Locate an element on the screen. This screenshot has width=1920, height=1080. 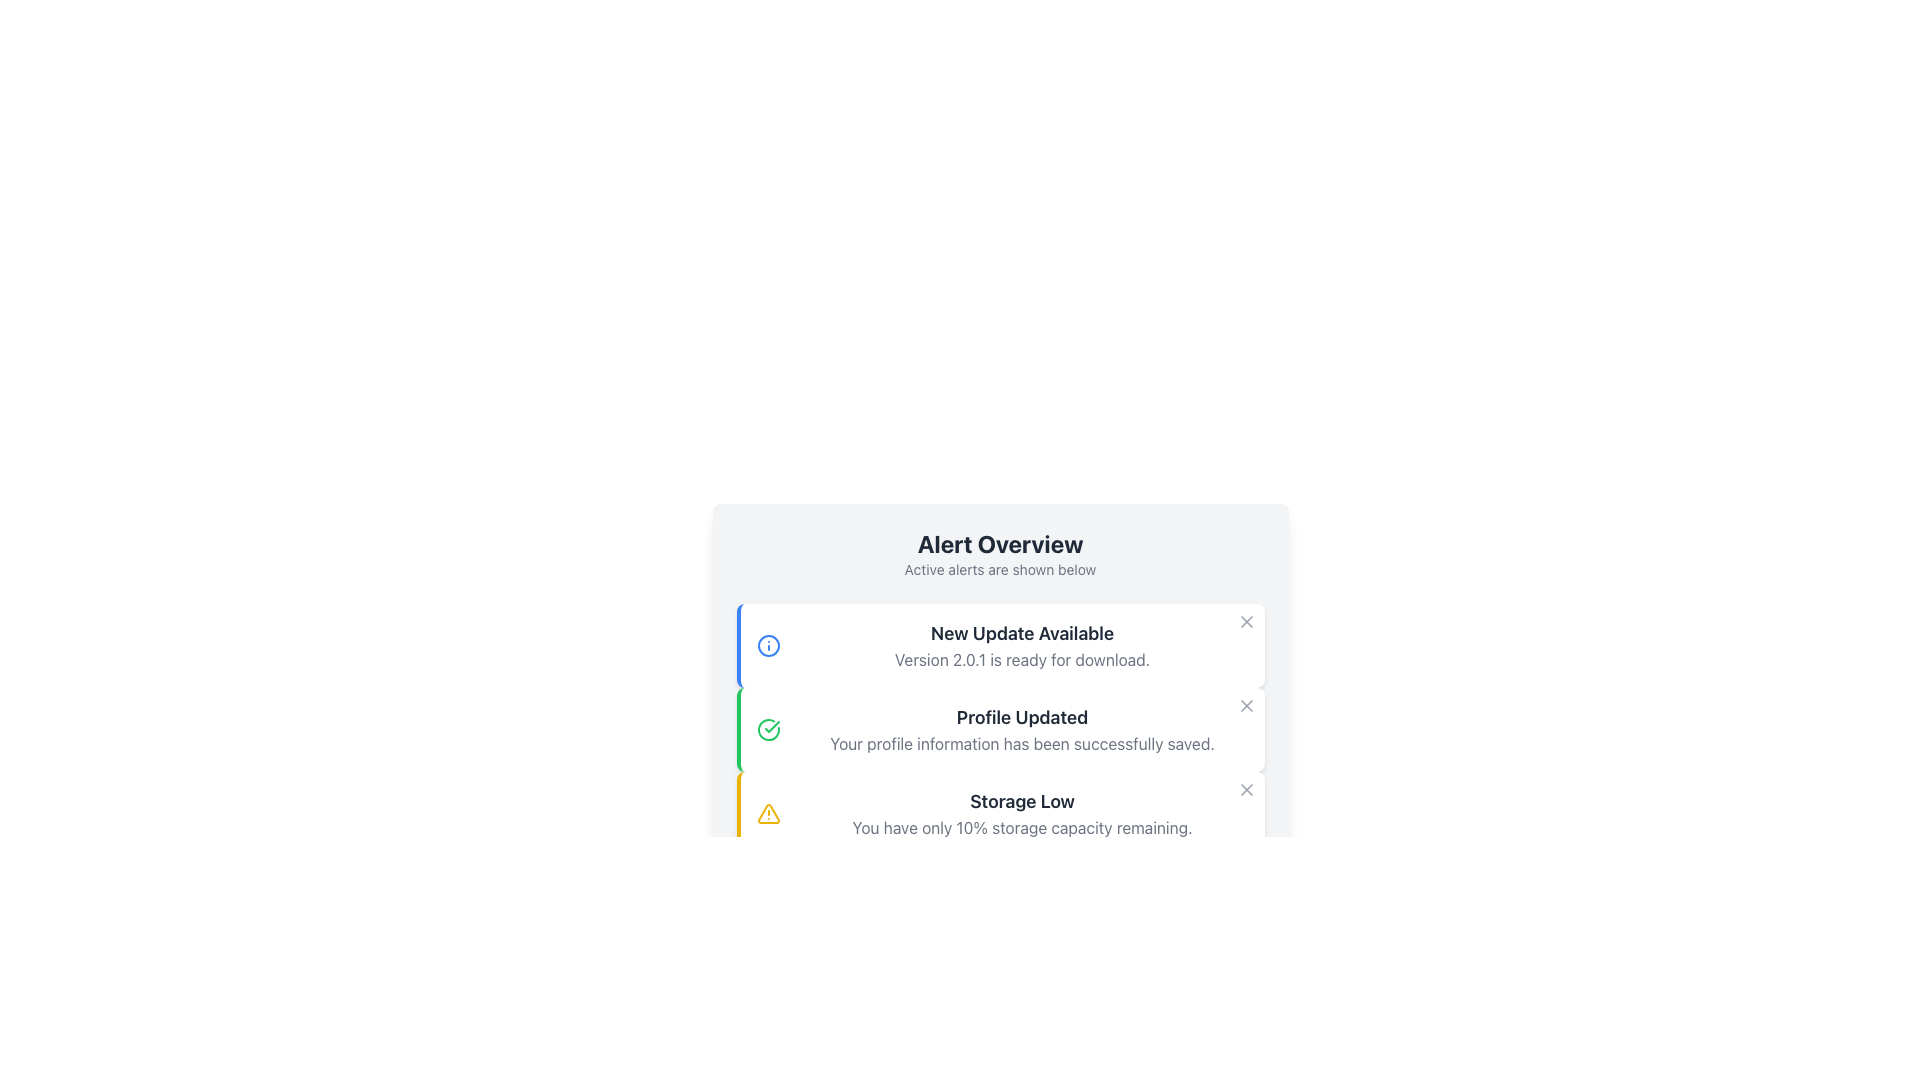
the 'Profile Updated' status indicator icon is located at coordinates (767, 729).